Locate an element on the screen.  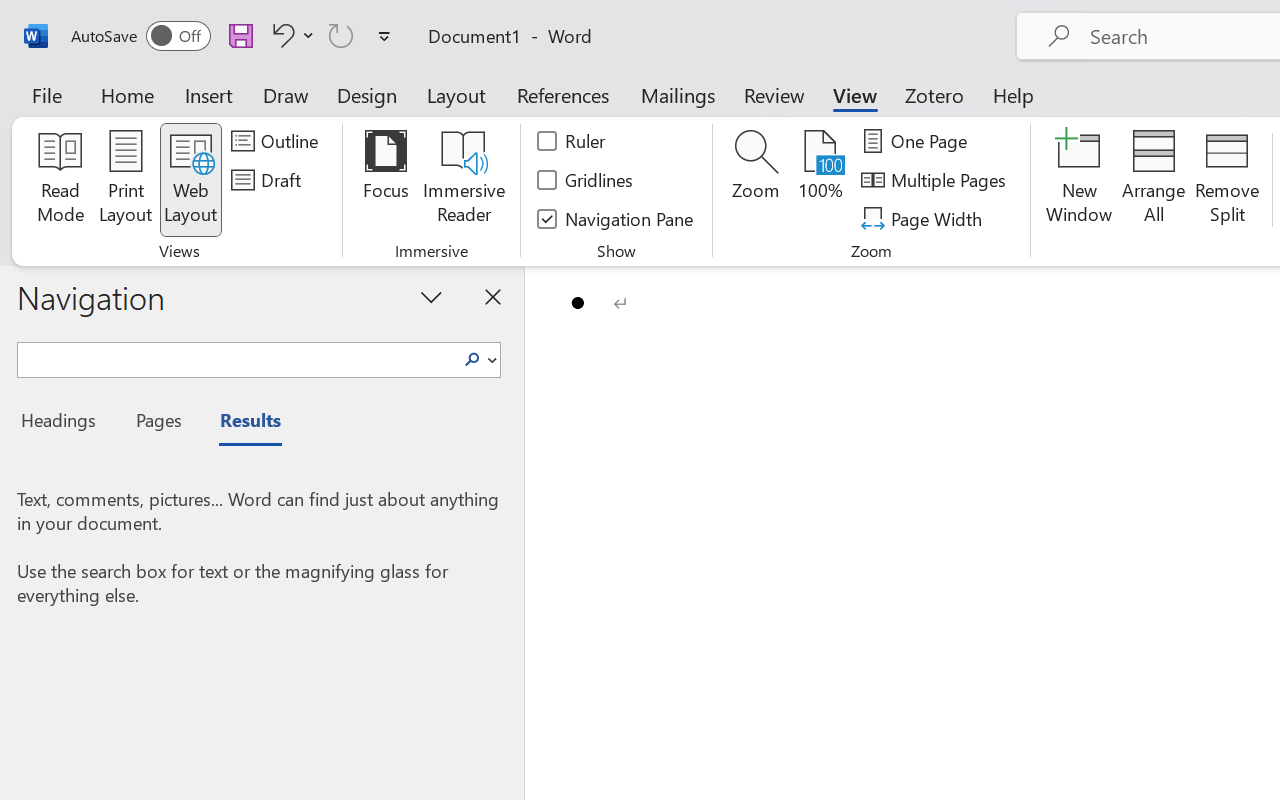
'Multiple Pages' is located at coordinates (935, 179).